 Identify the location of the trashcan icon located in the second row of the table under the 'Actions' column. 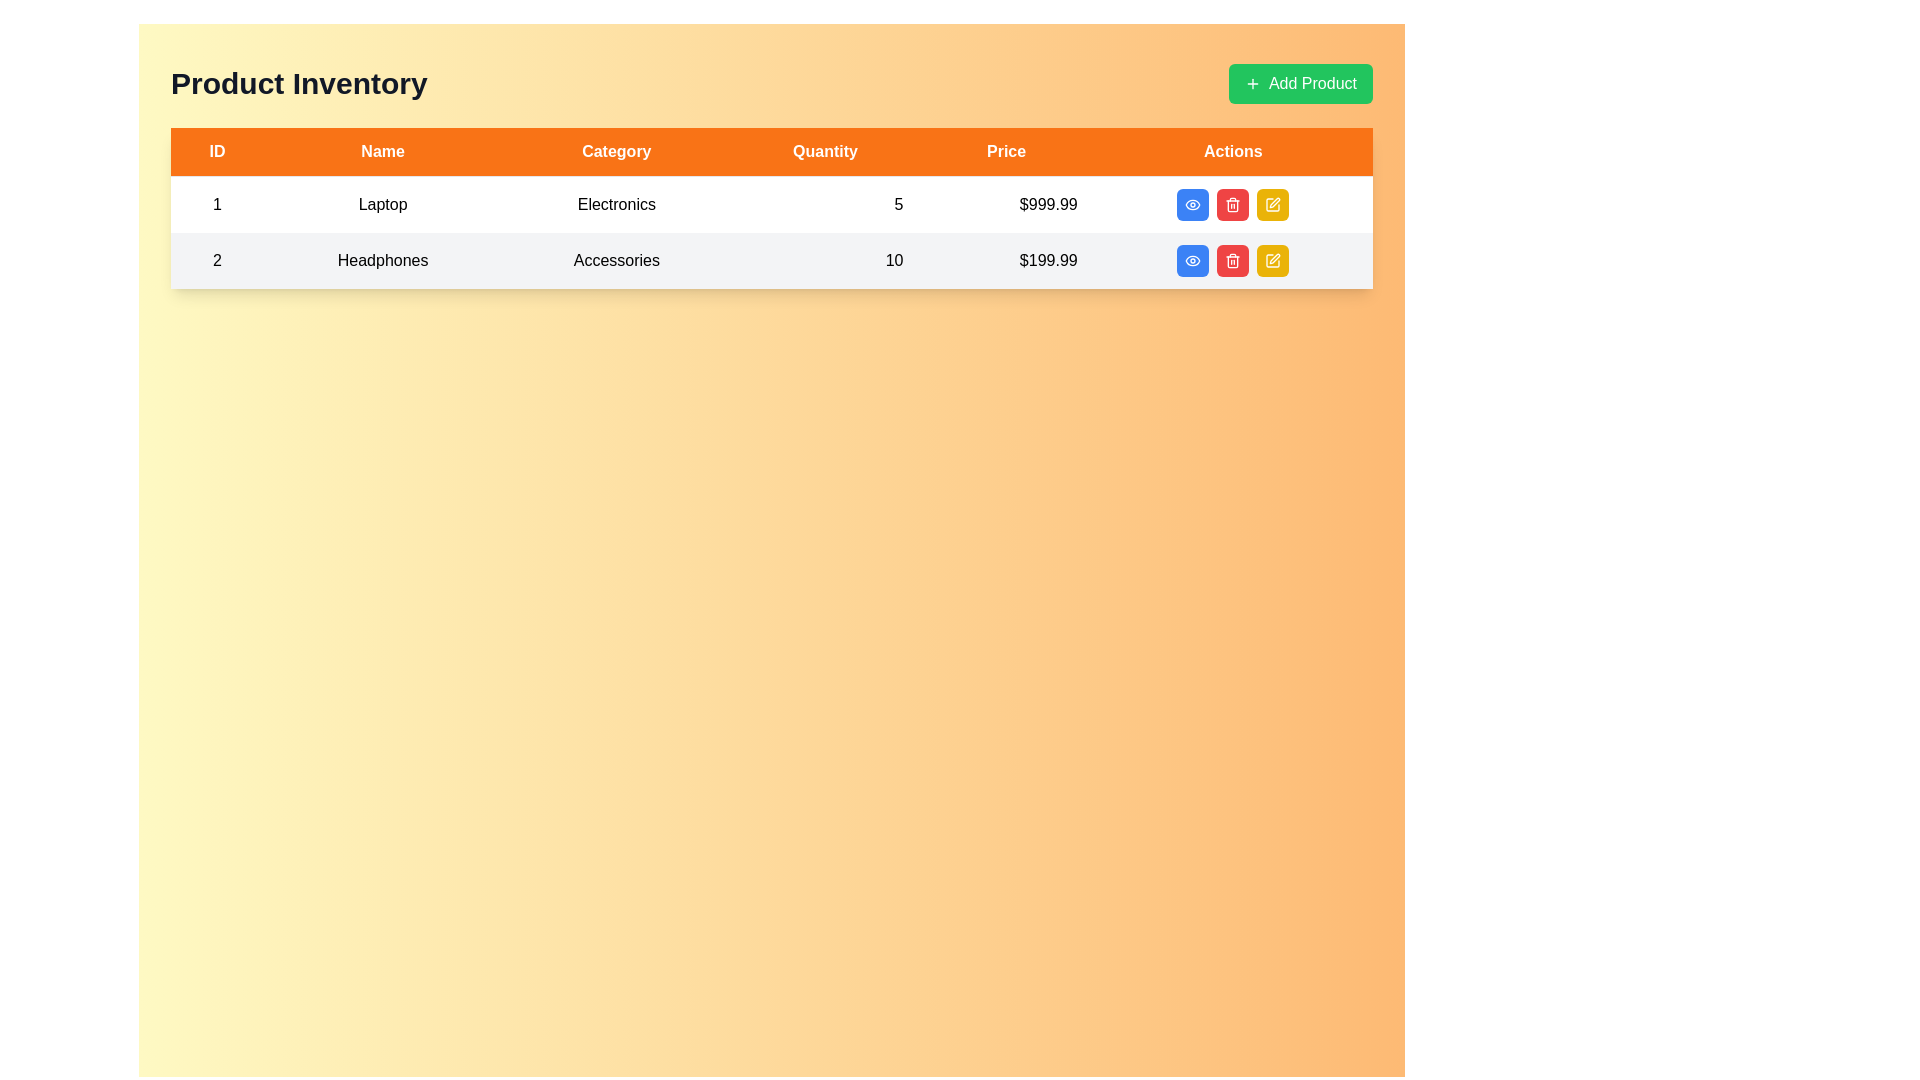
(1232, 261).